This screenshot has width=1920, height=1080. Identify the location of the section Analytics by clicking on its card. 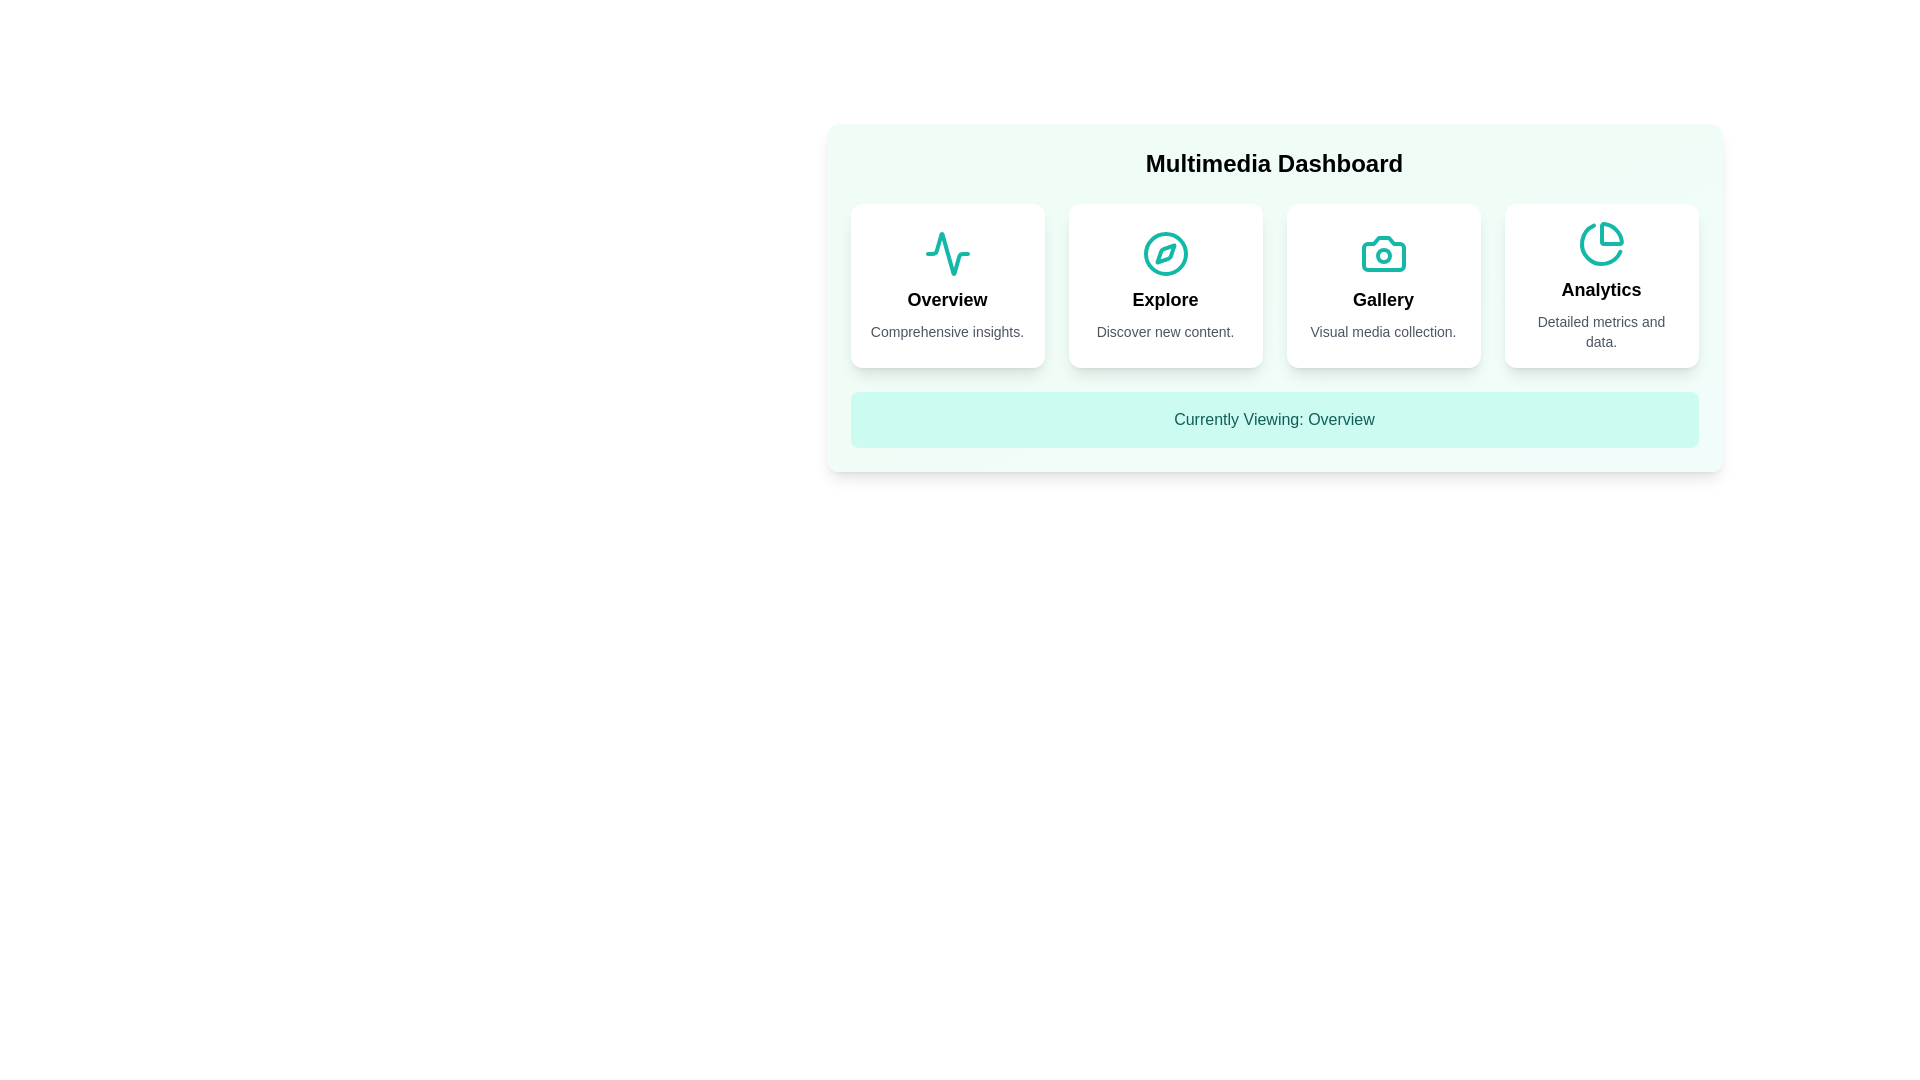
(1601, 285).